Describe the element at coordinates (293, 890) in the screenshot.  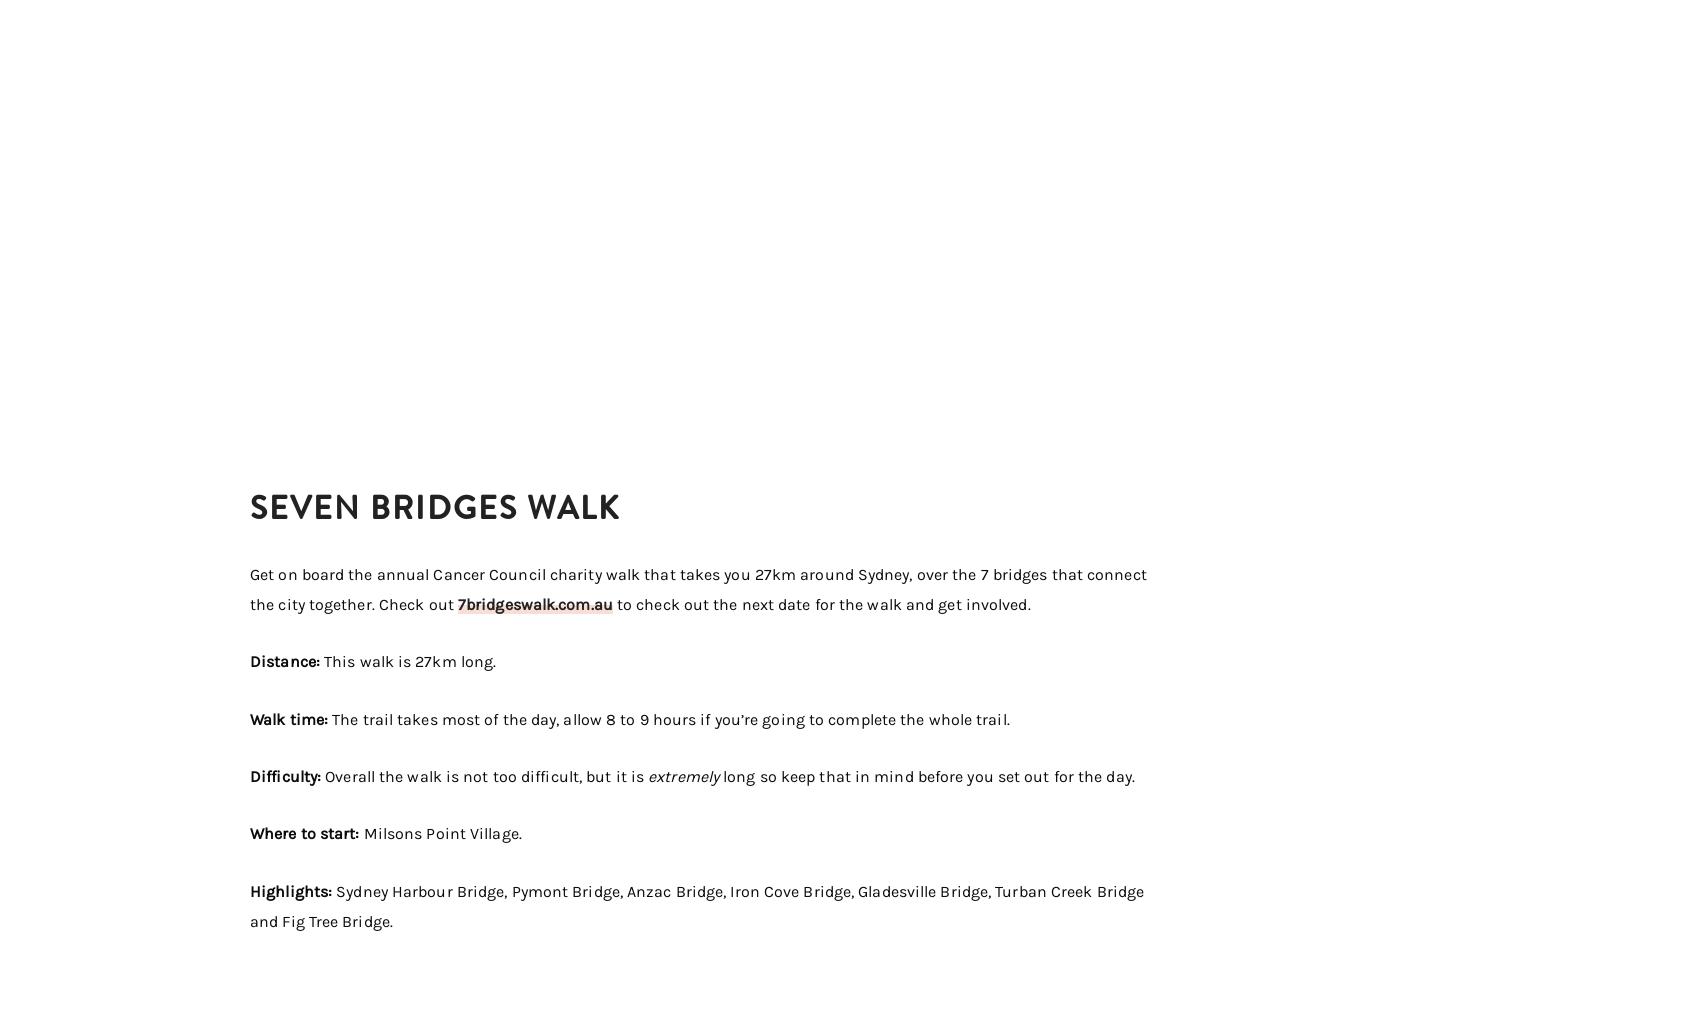
I see `'Highlights:'` at that location.